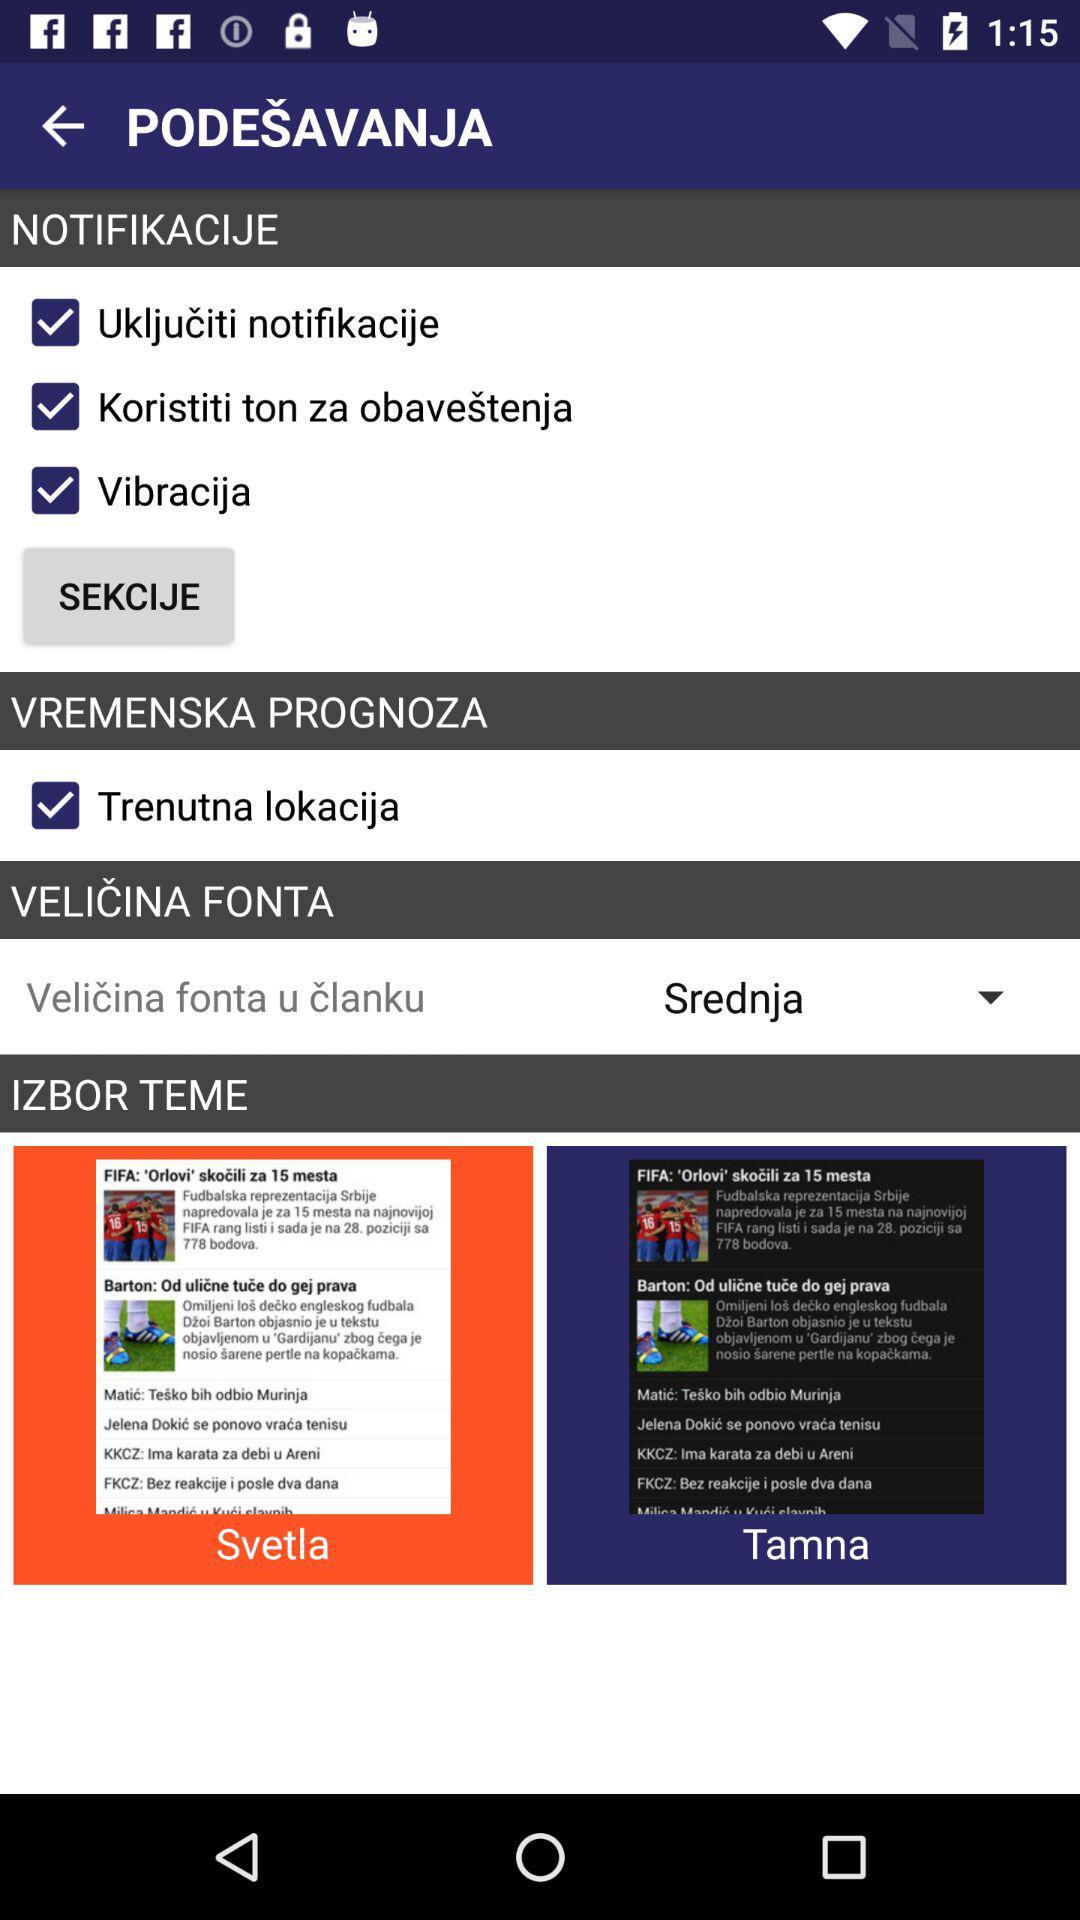 The height and width of the screenshot is (1920, 1080). Describe the element at coordinates (848, 996) in the screenshot. I see `drop down` at that location.